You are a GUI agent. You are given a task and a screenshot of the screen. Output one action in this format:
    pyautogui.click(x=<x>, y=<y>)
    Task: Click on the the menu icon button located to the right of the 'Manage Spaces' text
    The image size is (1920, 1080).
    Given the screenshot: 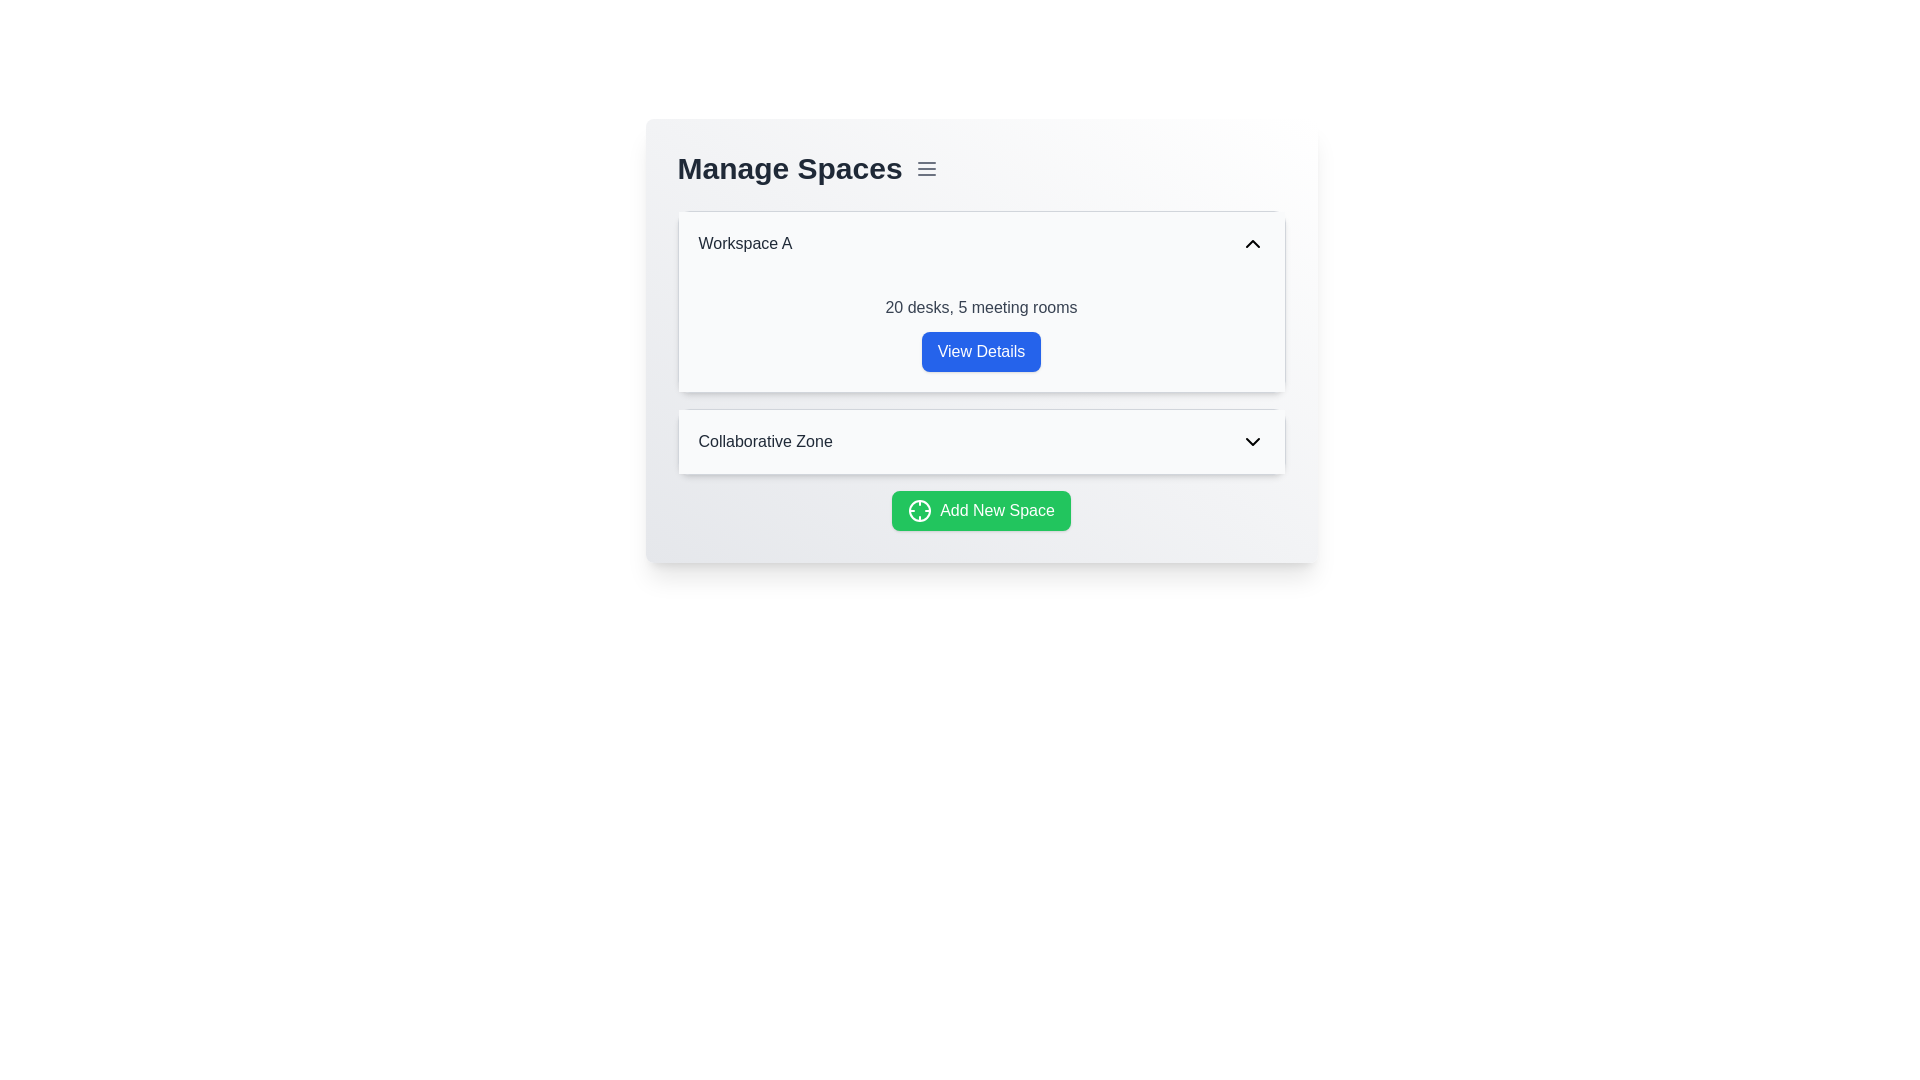 What is the action you would take?
    pyautogui.click(x=925, y=168)
    